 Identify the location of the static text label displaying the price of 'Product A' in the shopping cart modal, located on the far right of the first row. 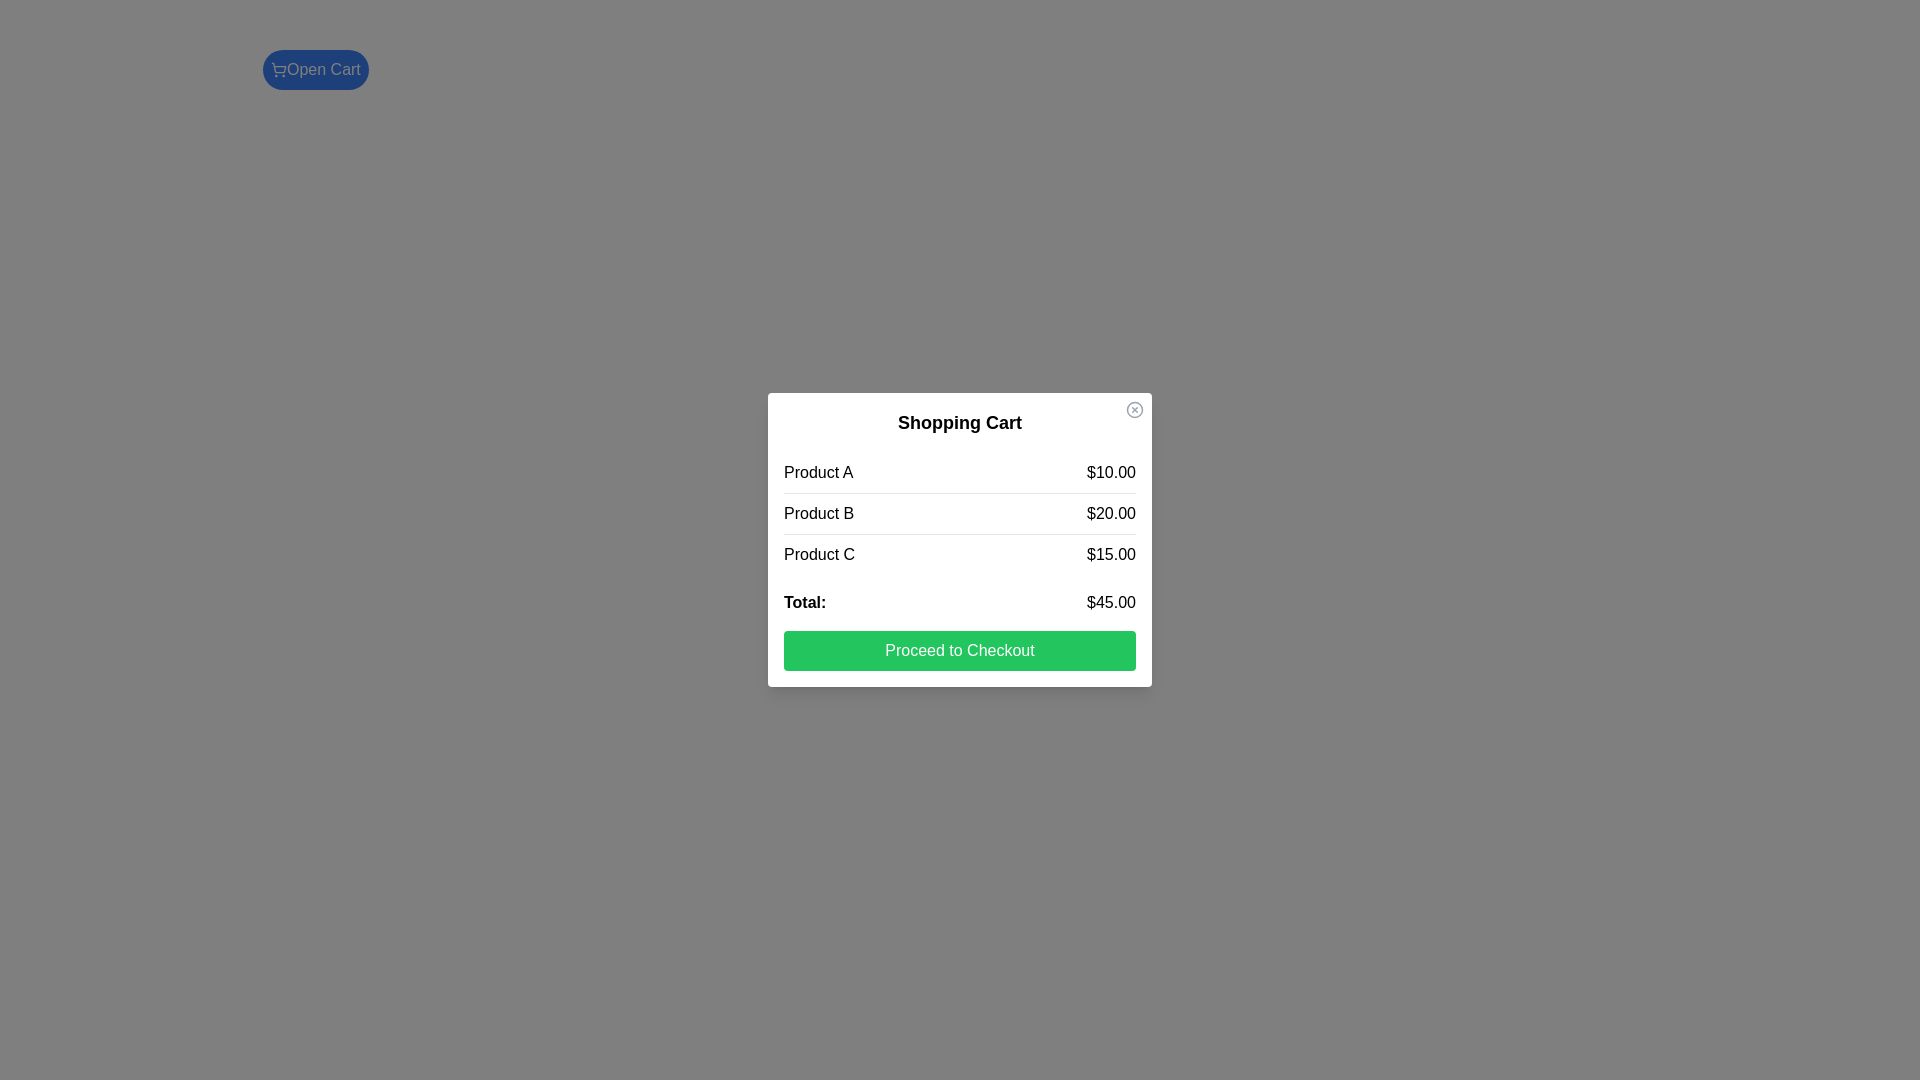
(1110, 473).